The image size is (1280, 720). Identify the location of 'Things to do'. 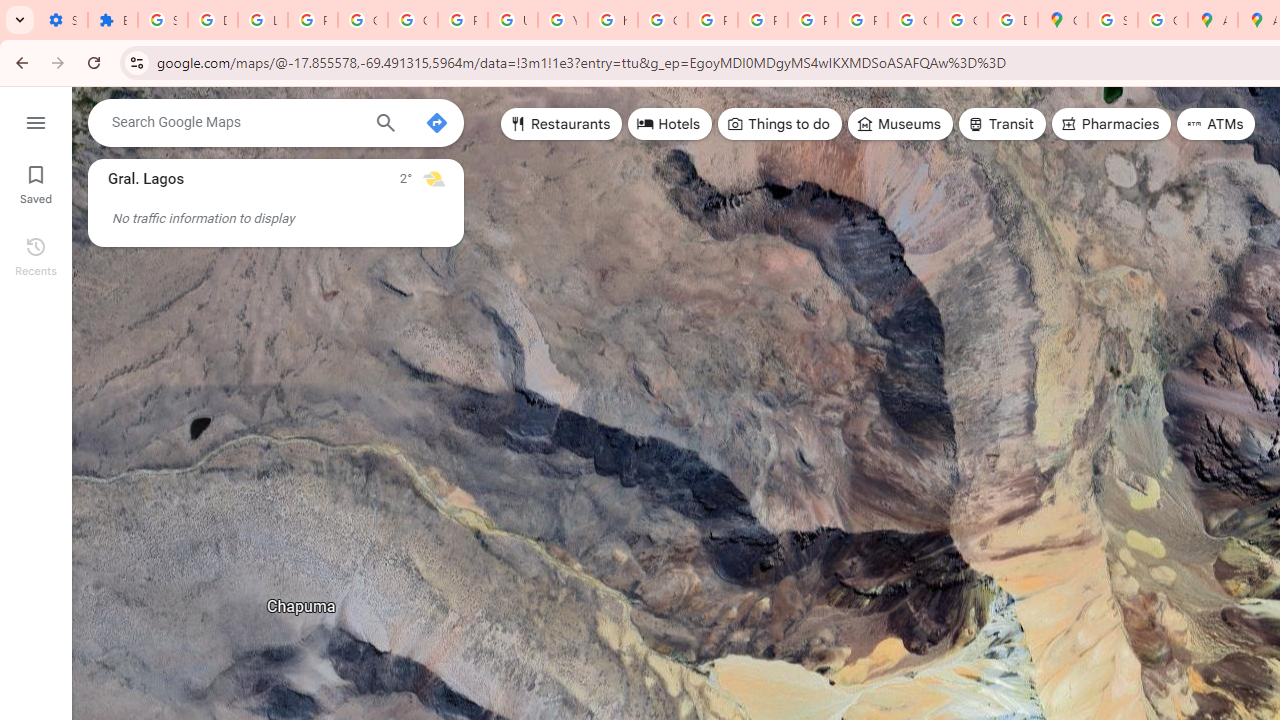
(779, 124).